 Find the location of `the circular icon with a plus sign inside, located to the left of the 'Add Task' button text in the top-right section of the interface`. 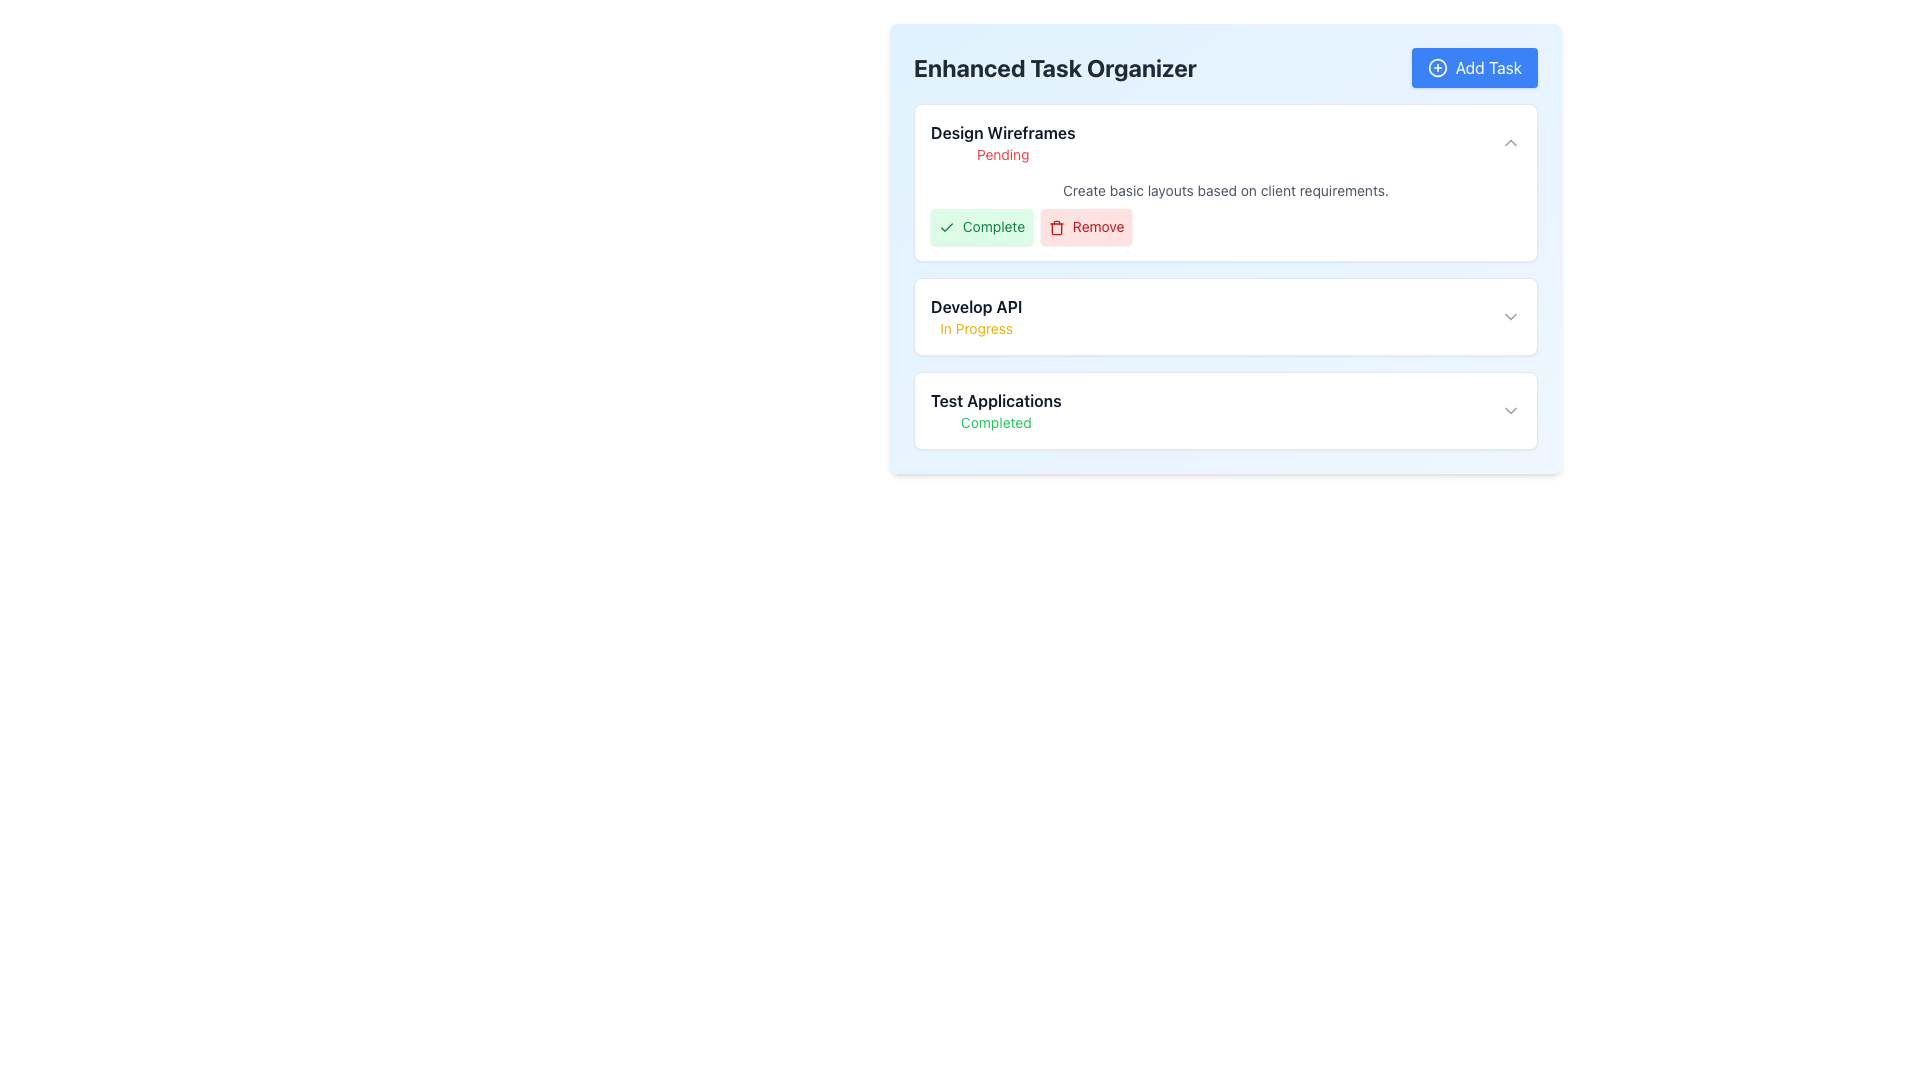

the circular icon with a plus sign inside, located to the left of the 'Add Task' button text in the top-right section of the interface is located at coordinates (1436, 67).